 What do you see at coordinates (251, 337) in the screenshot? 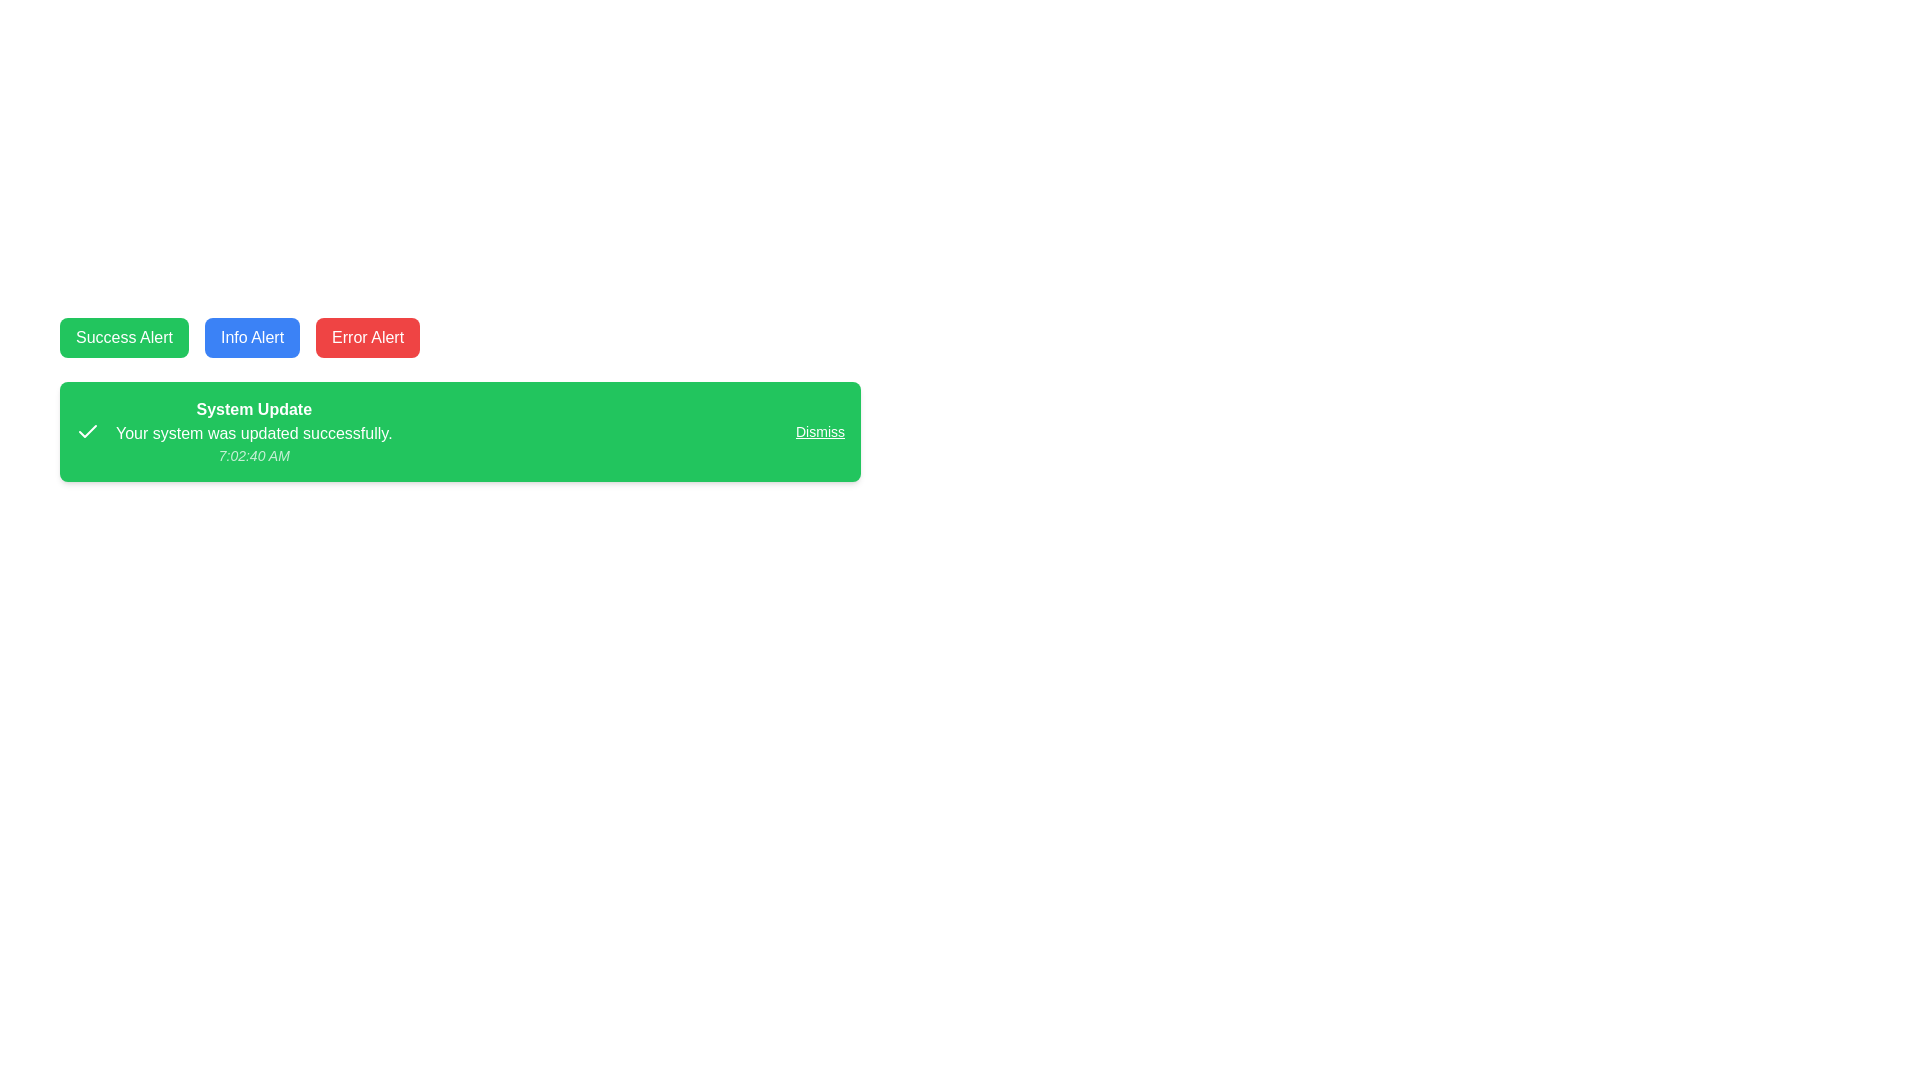
I see `the second button in a row of three buttons, which is positioned between a green 'Success Alert' button and a red 'Error Alert' button, to observe visual feedback` at bounding box center [251, 337].